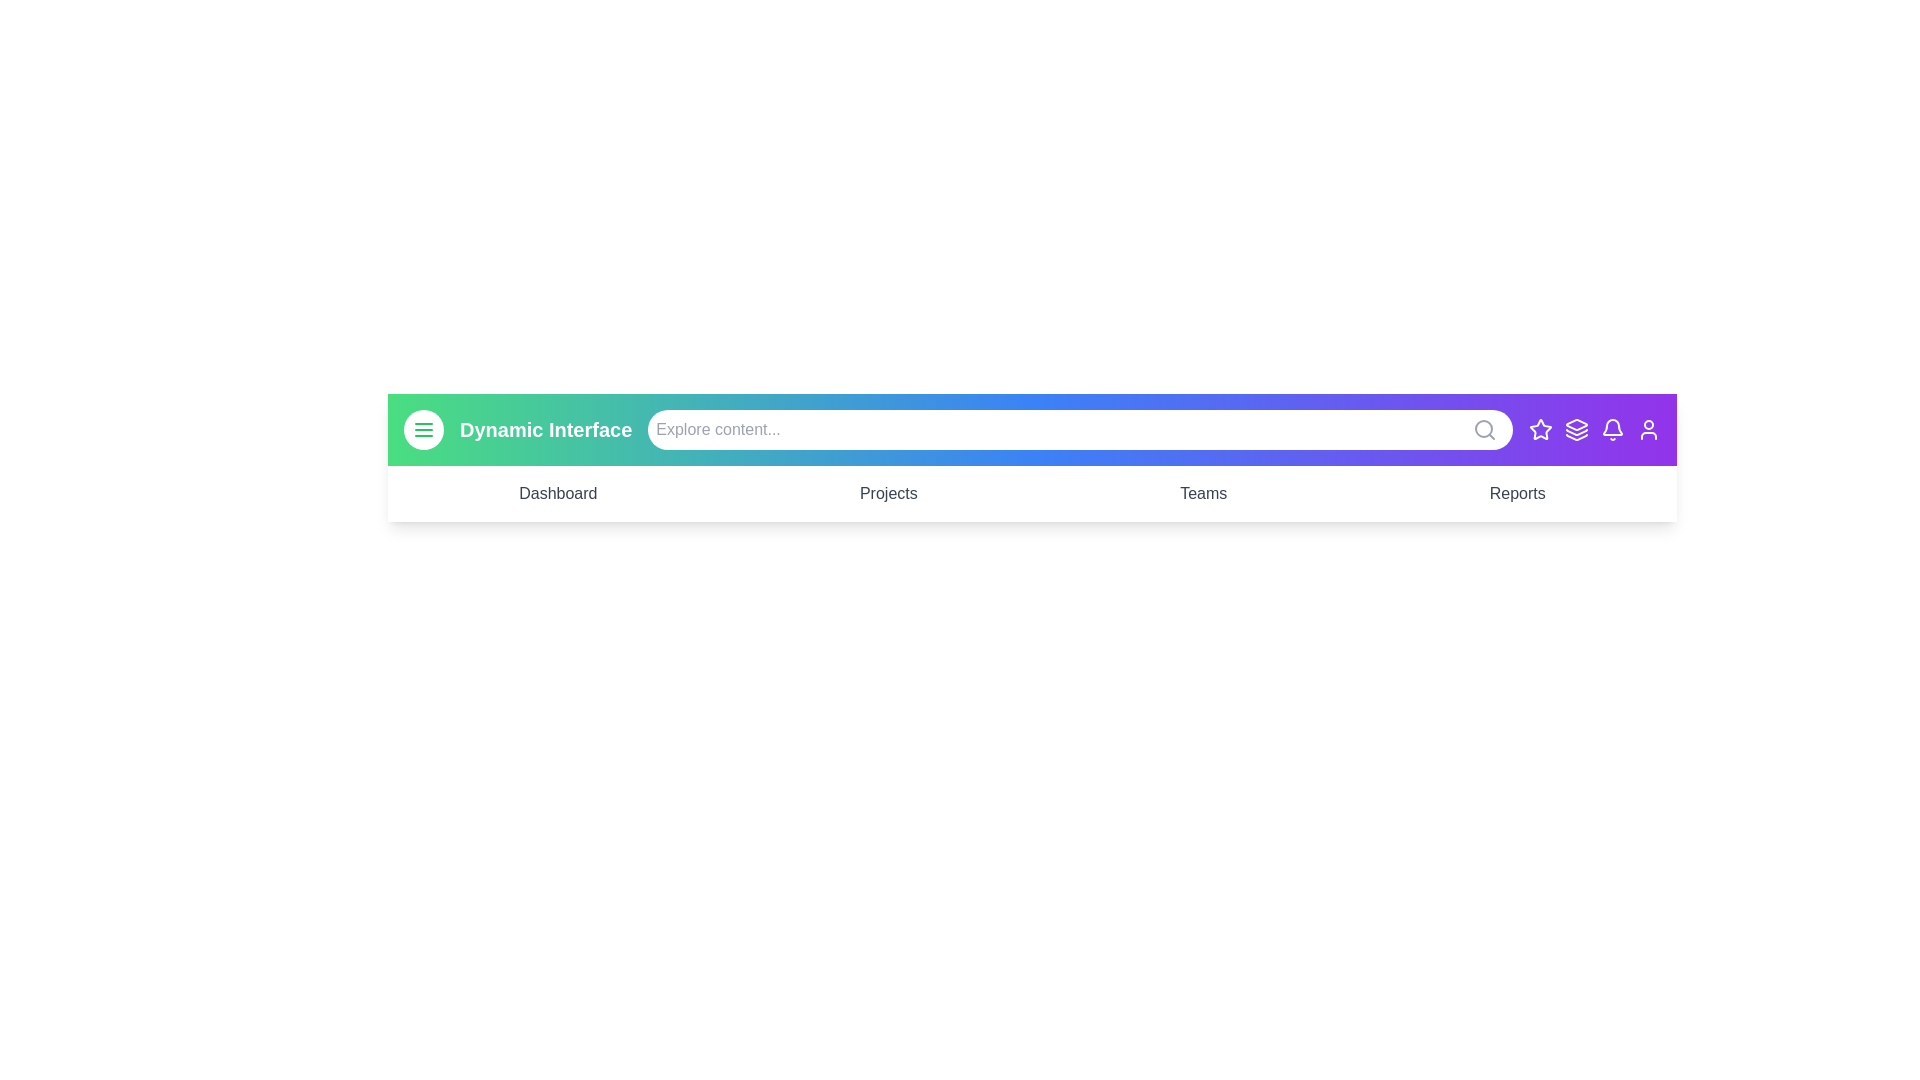 The image size is (1920, 1080). Describe the element at coordinates (1576, 428) in the screenshot. I see `the Layers icon to perform its associated action` at that location.